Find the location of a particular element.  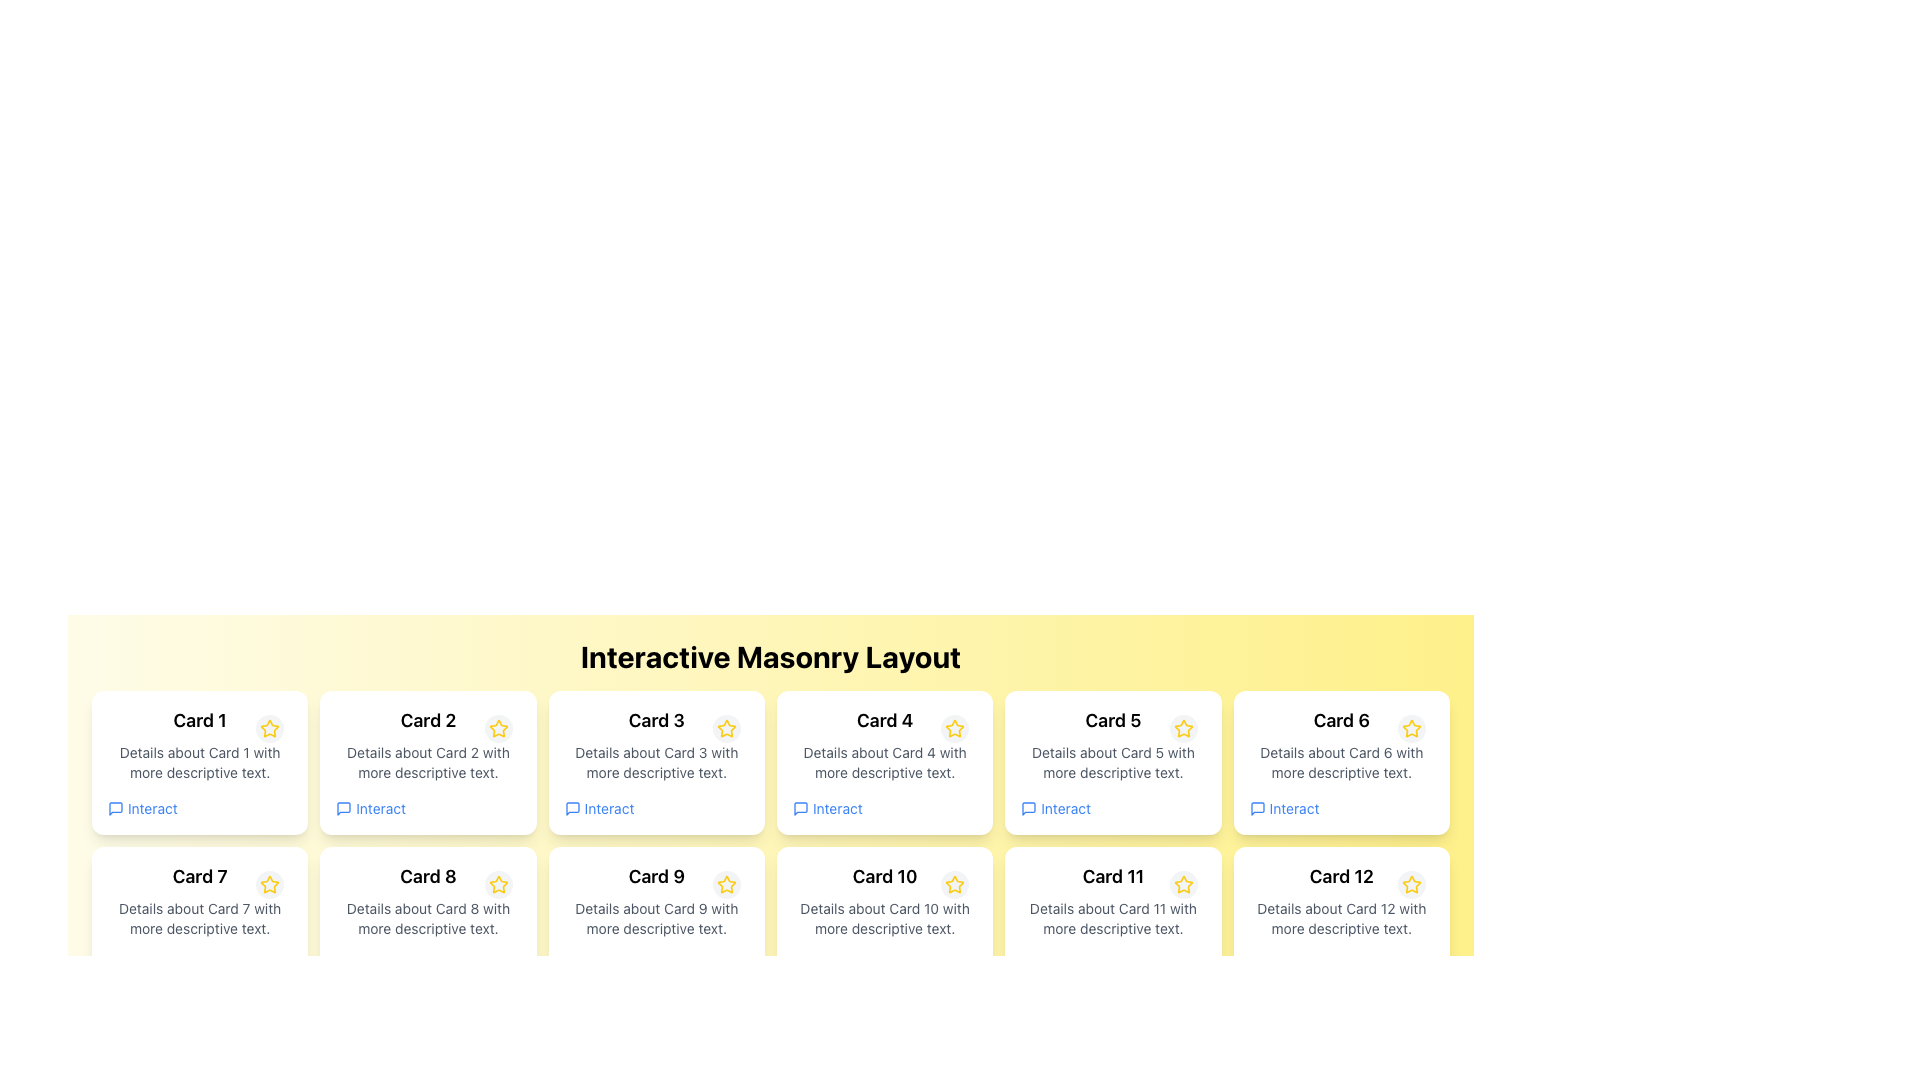

the interactive icon button at the top-right corner of 'Card 12' is located at coordinates (1410, 885).